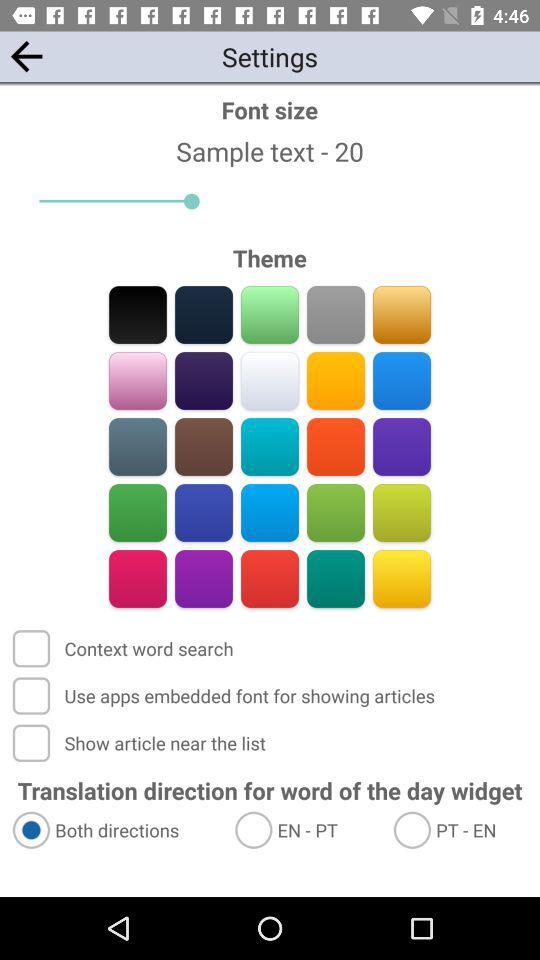 Image resolution: width=540 pixels, height=960 pixels. What do you see at coordinates (270, 380) in the screenshot?
I see `color` at bounding box center [270, 380].